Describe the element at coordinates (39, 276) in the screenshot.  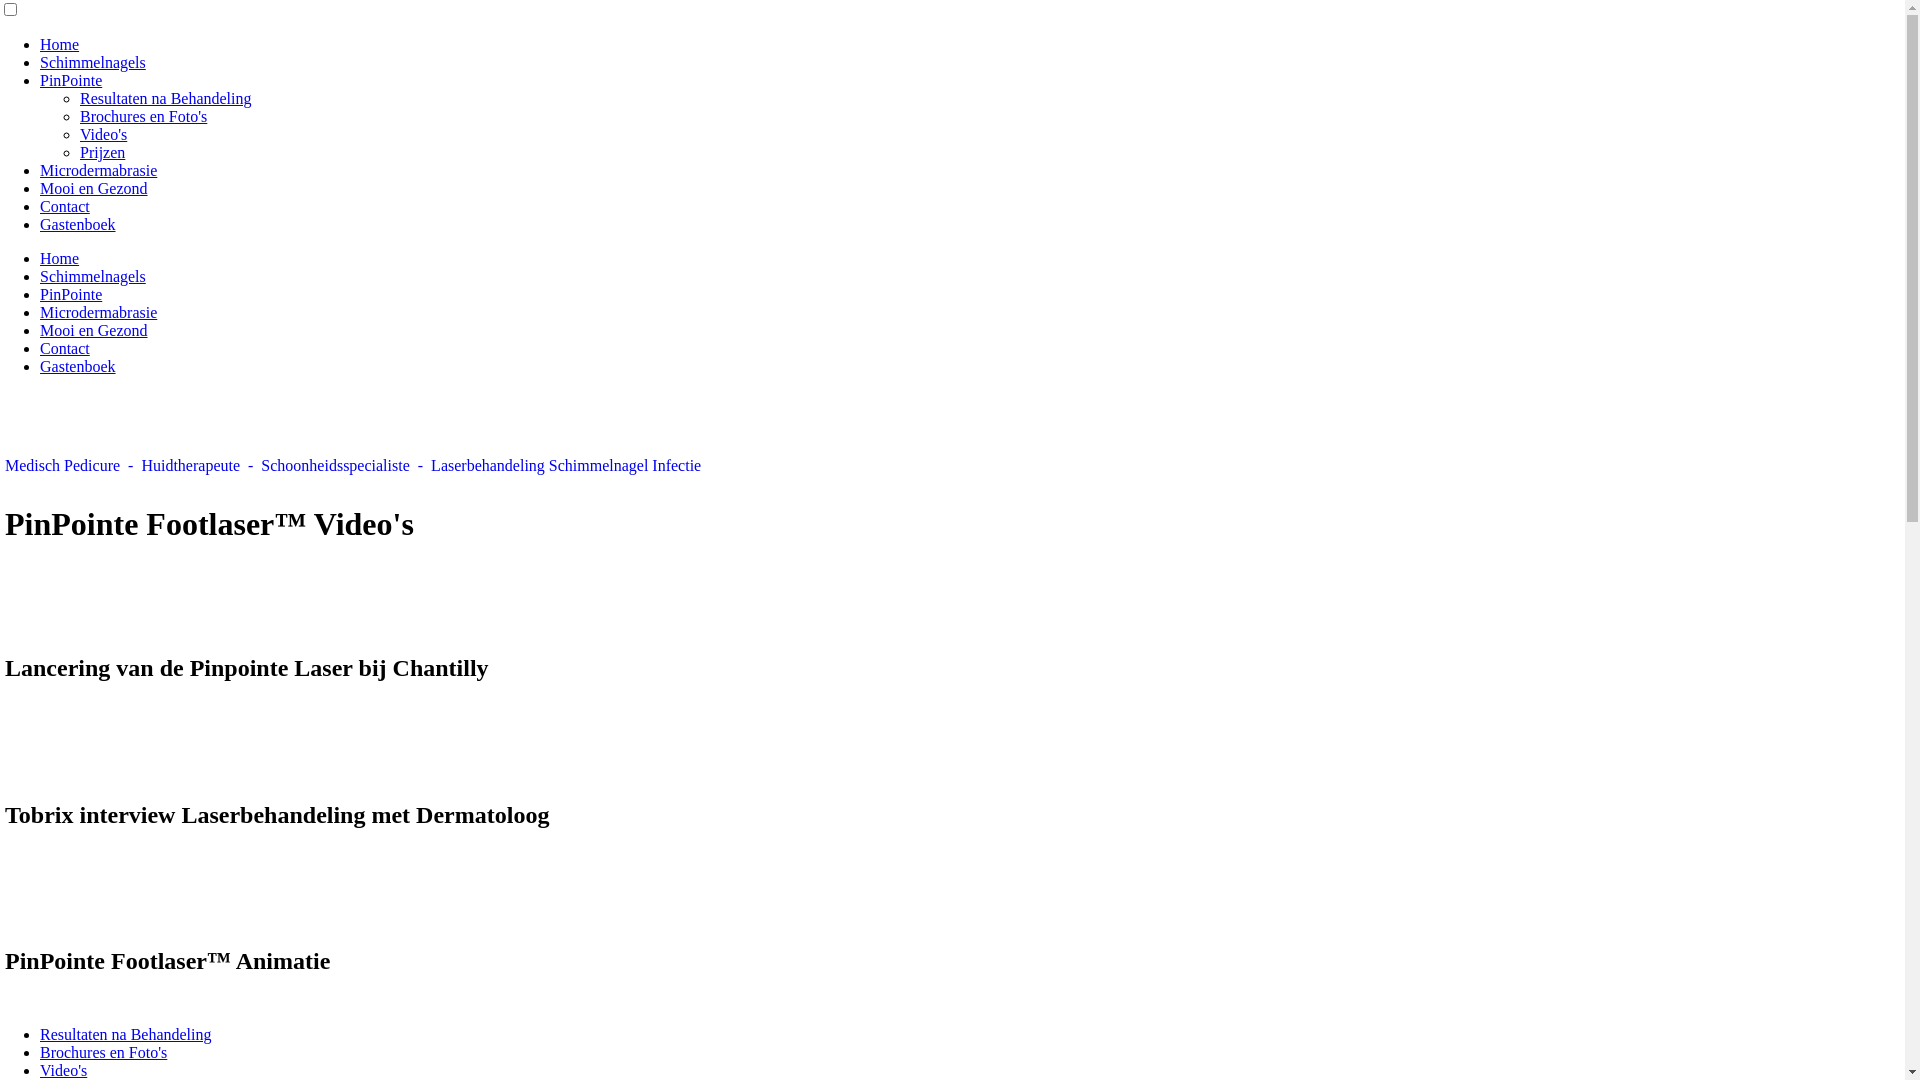
I see `'Schimmelnagels'` at that location.